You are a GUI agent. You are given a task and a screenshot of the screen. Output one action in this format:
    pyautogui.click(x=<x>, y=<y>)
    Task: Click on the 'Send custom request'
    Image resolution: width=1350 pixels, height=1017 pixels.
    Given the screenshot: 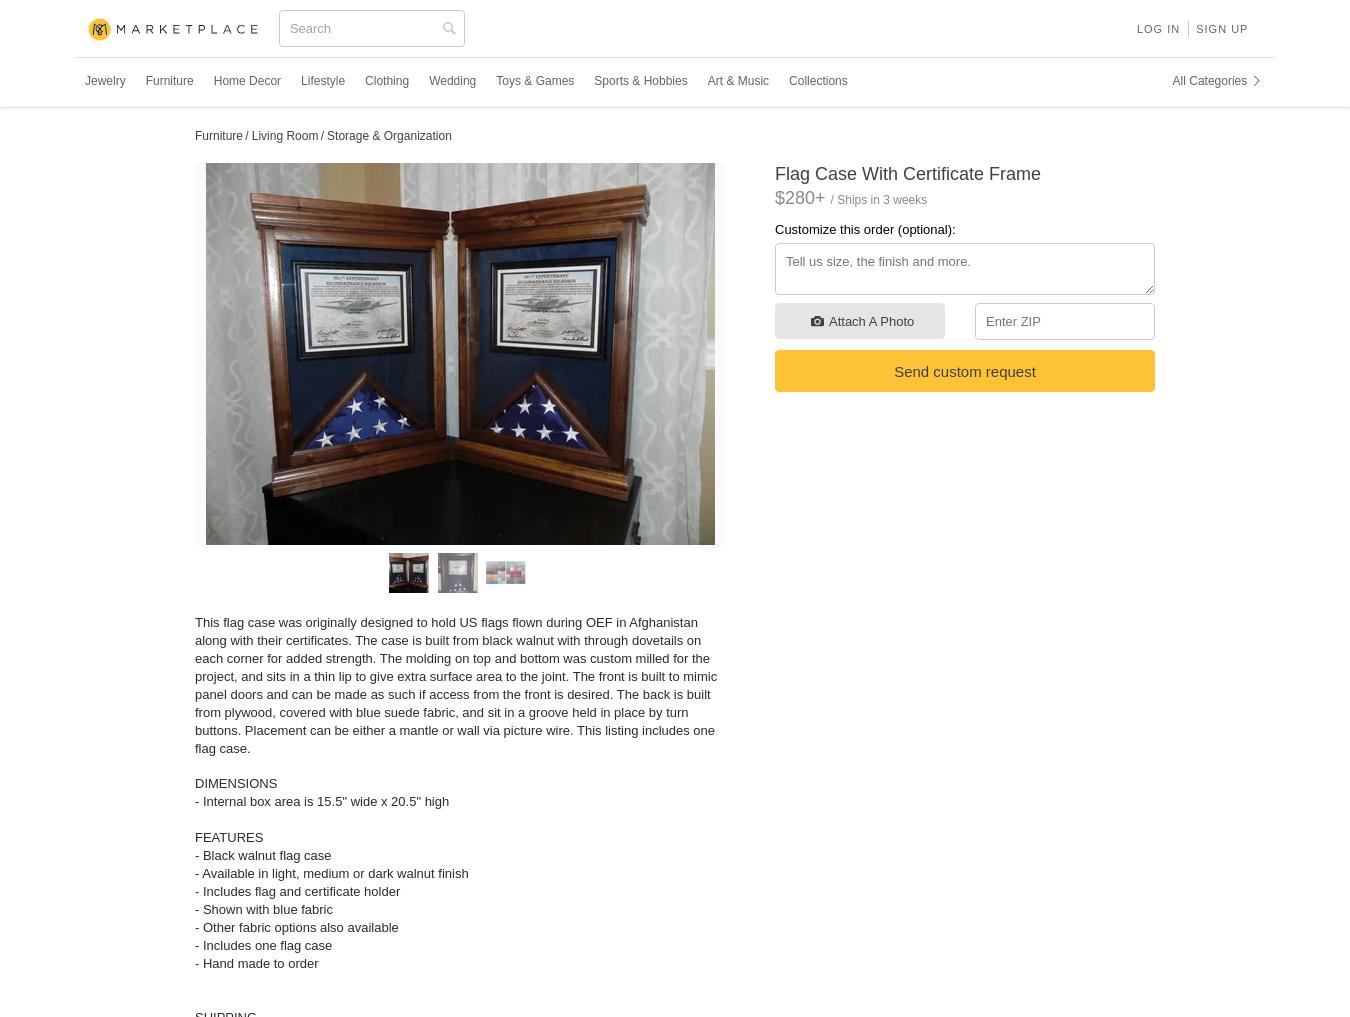 What is the action you would take?
    pyautogui.click(x=963, y=370)
    